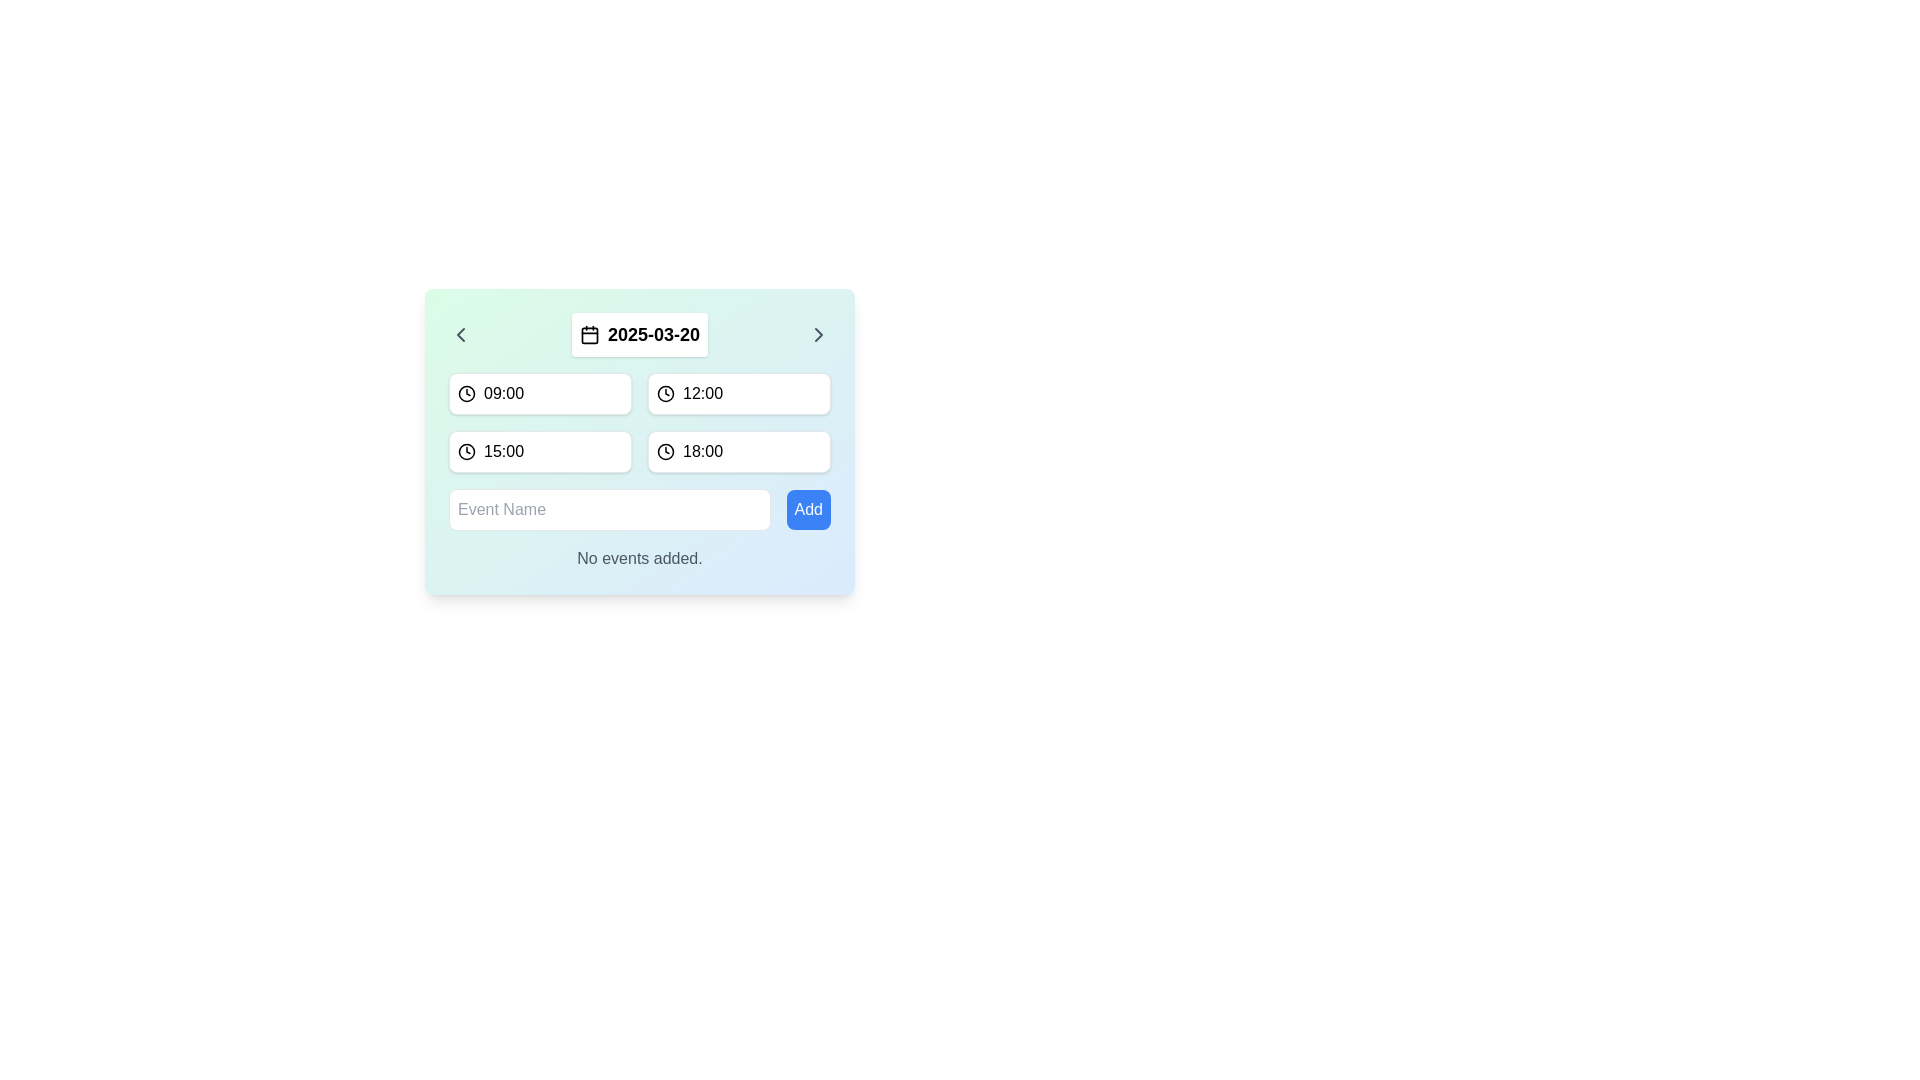 This screenshot has width=1920, height=1080. Describe the element at coordinates (540, 451) in the screenshot. I see `the button representing the selectable time slot of 15:00, located in the second row, first column of the grid layout, directly below the '09:00' button and to the left of the '18:00' button` at that location.